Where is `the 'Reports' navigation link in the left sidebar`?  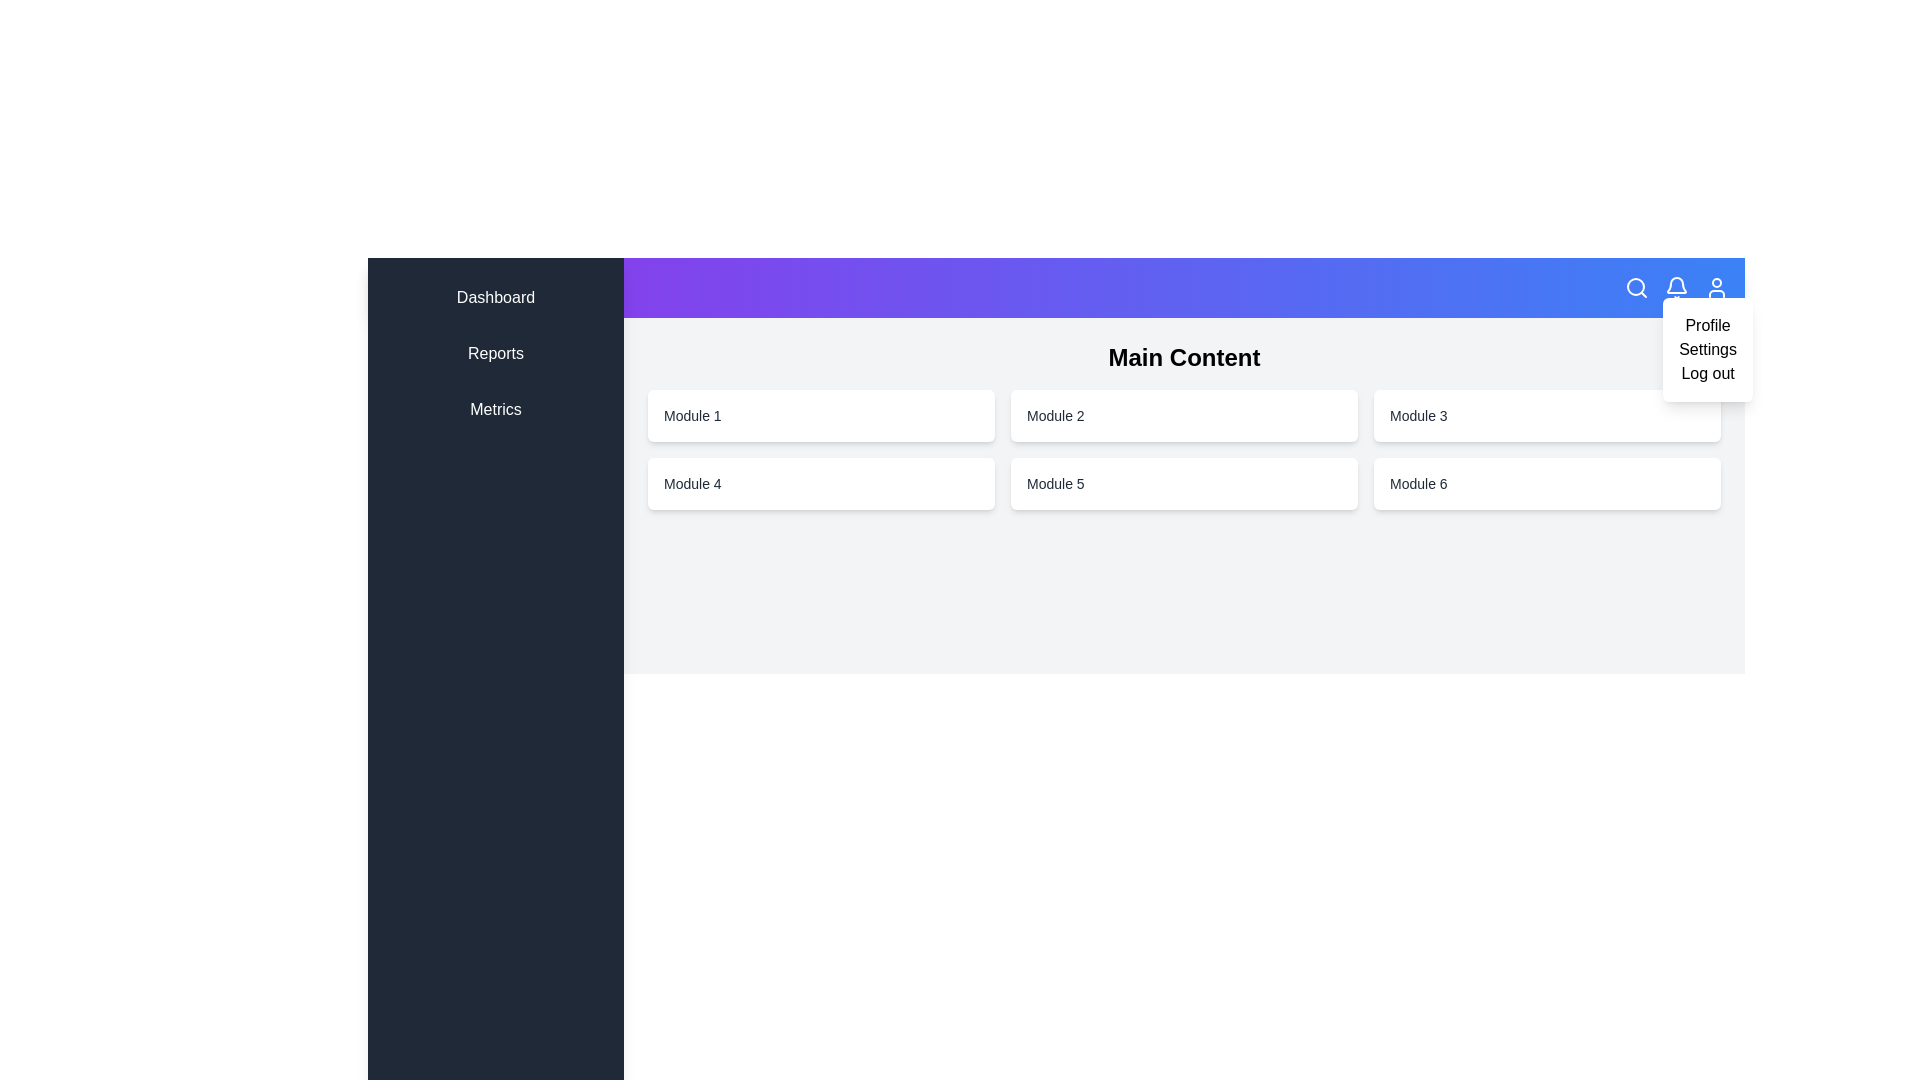
the 'Reports' navigation link in the left sidebar is located at coordinates (495, 353).